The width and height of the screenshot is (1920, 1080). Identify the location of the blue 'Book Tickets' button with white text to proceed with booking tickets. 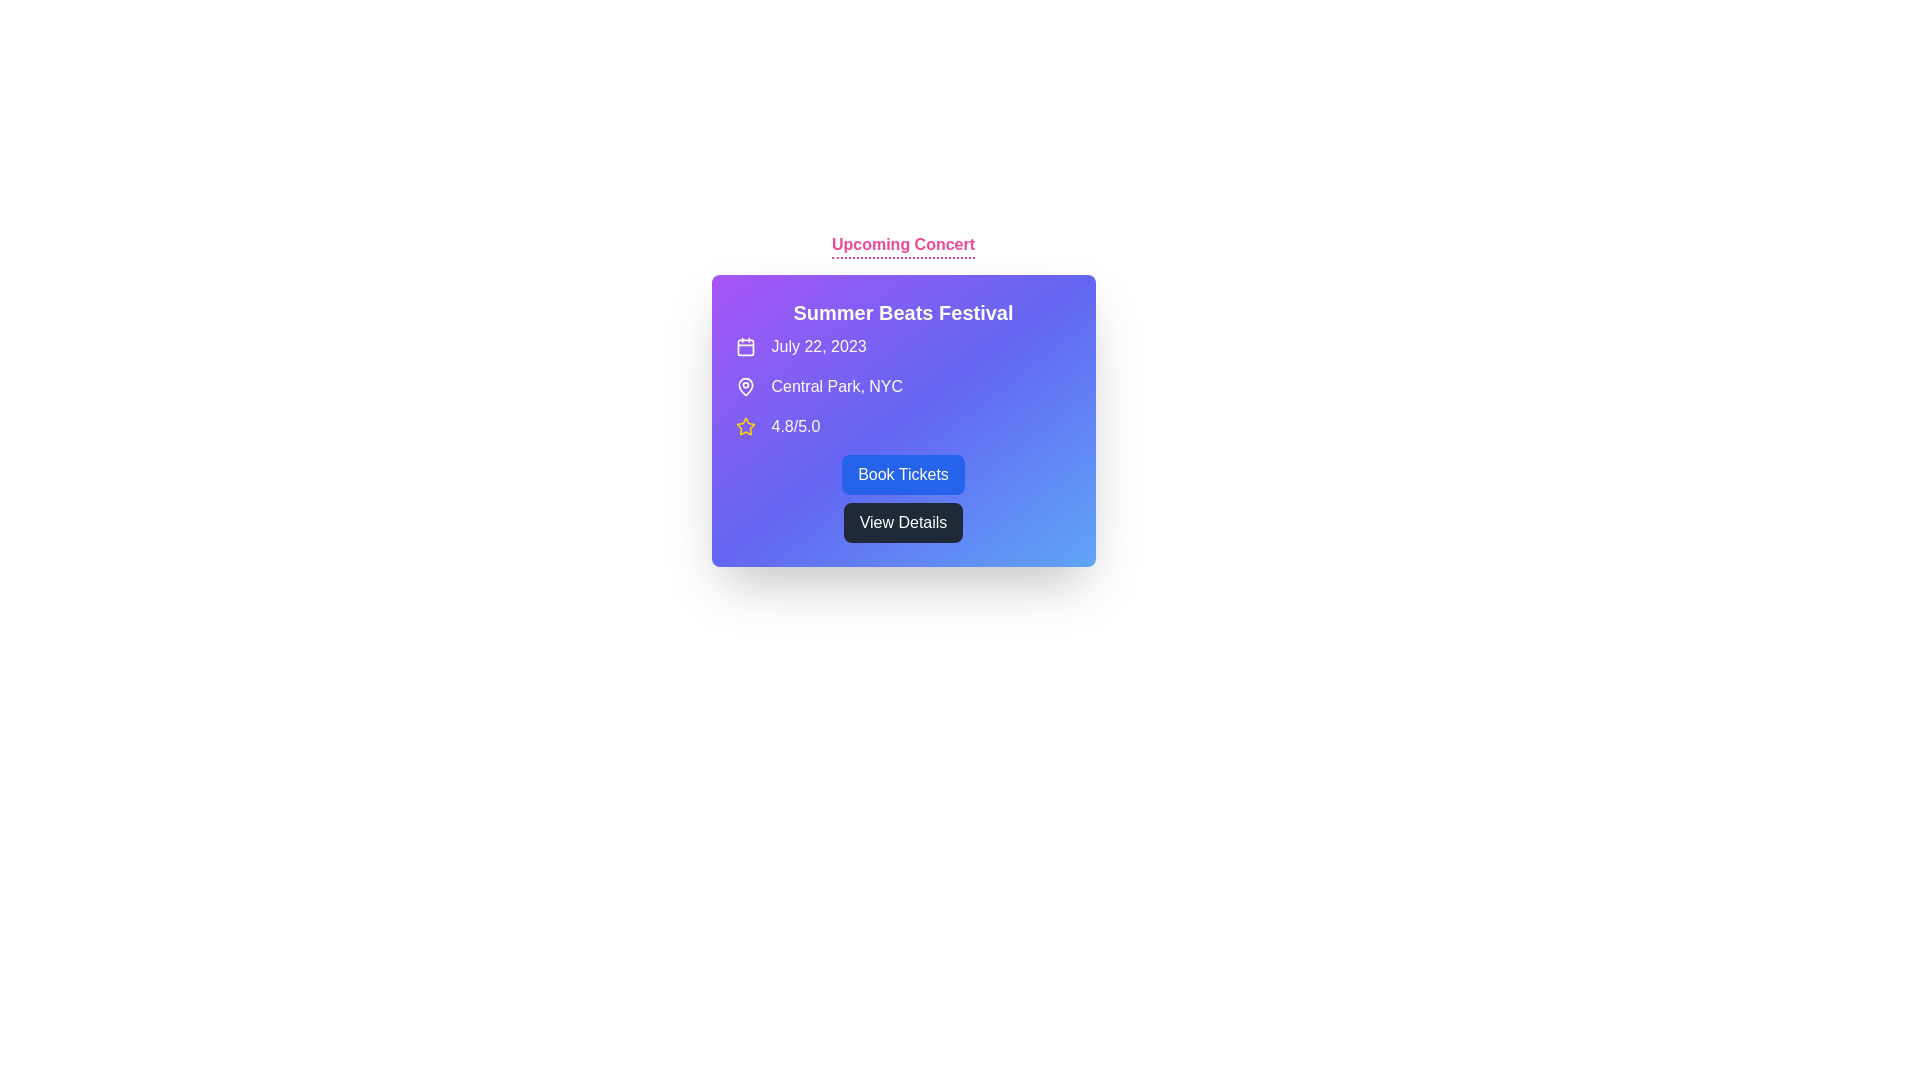
(902, 474).